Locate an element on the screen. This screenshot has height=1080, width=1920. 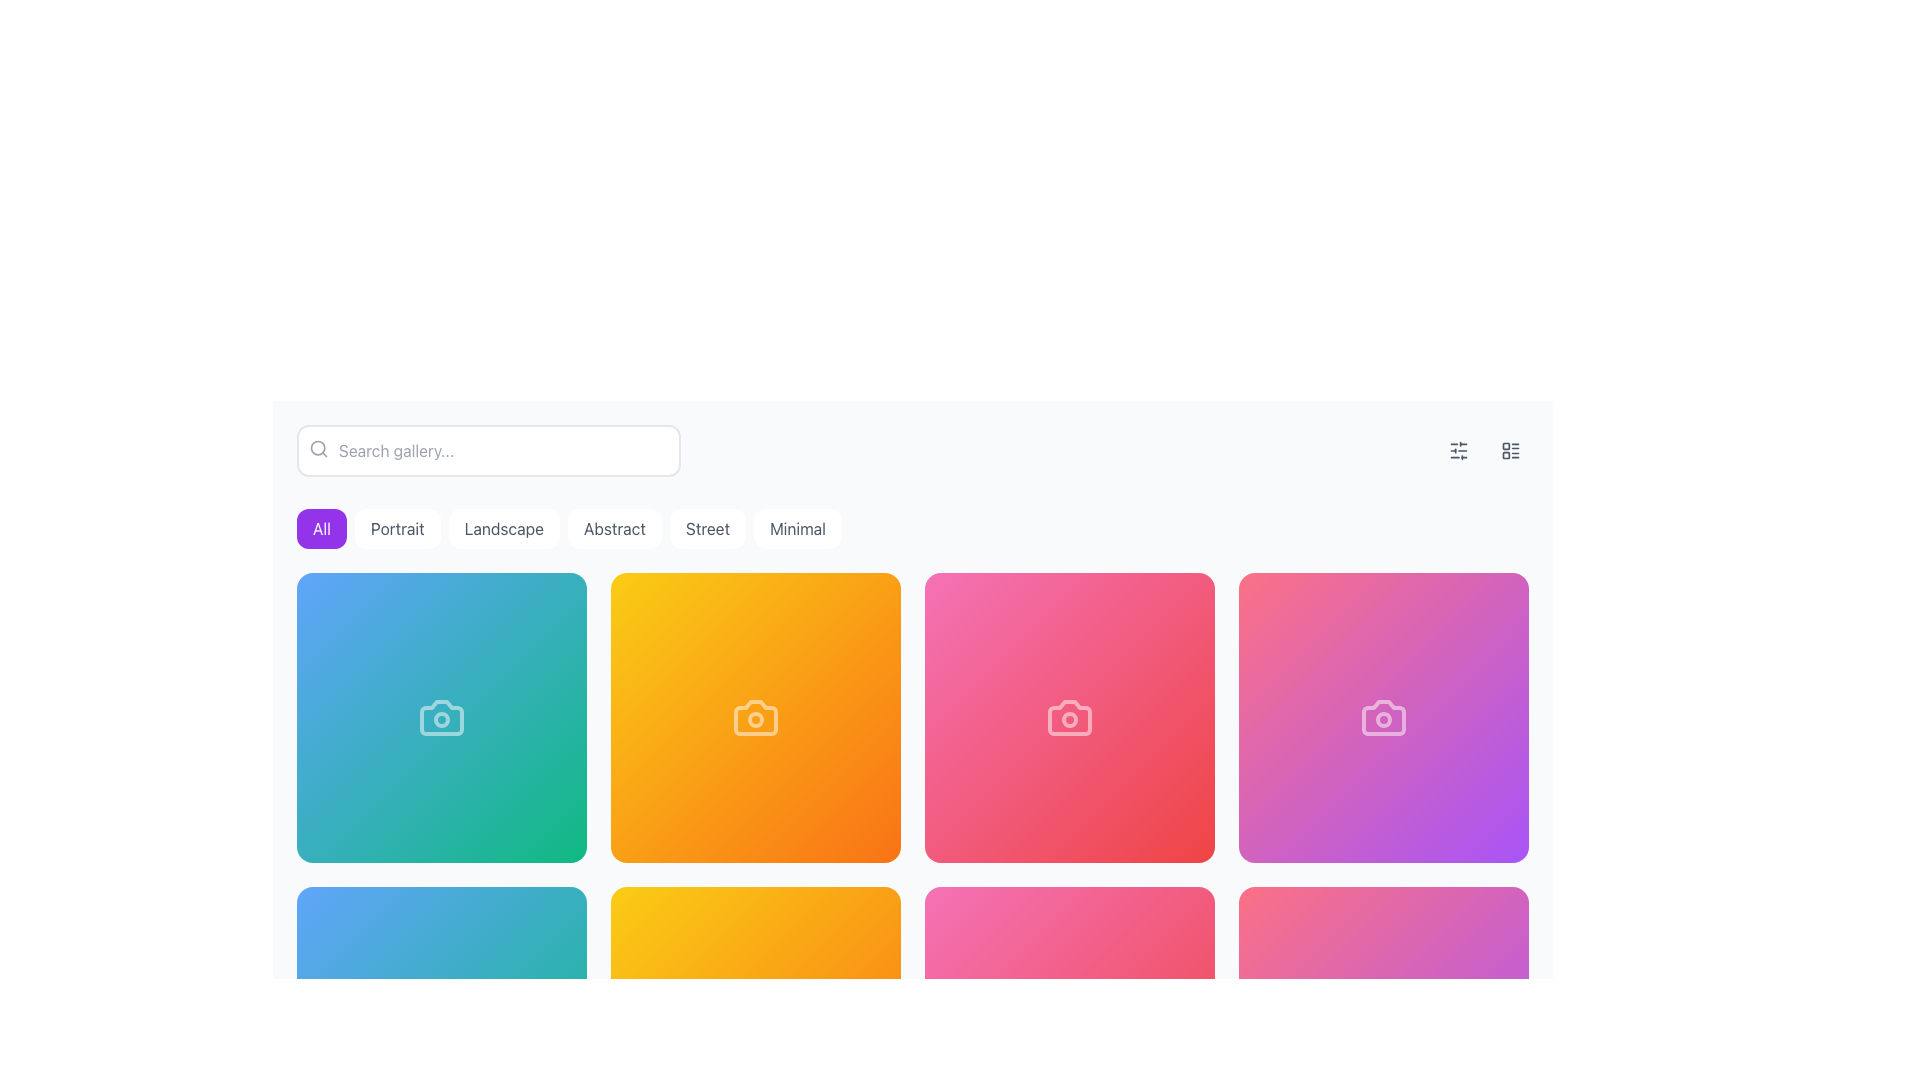
the first button in the horizontal group of six buttons located beneath the search bar is located at coordinates (321, 527).